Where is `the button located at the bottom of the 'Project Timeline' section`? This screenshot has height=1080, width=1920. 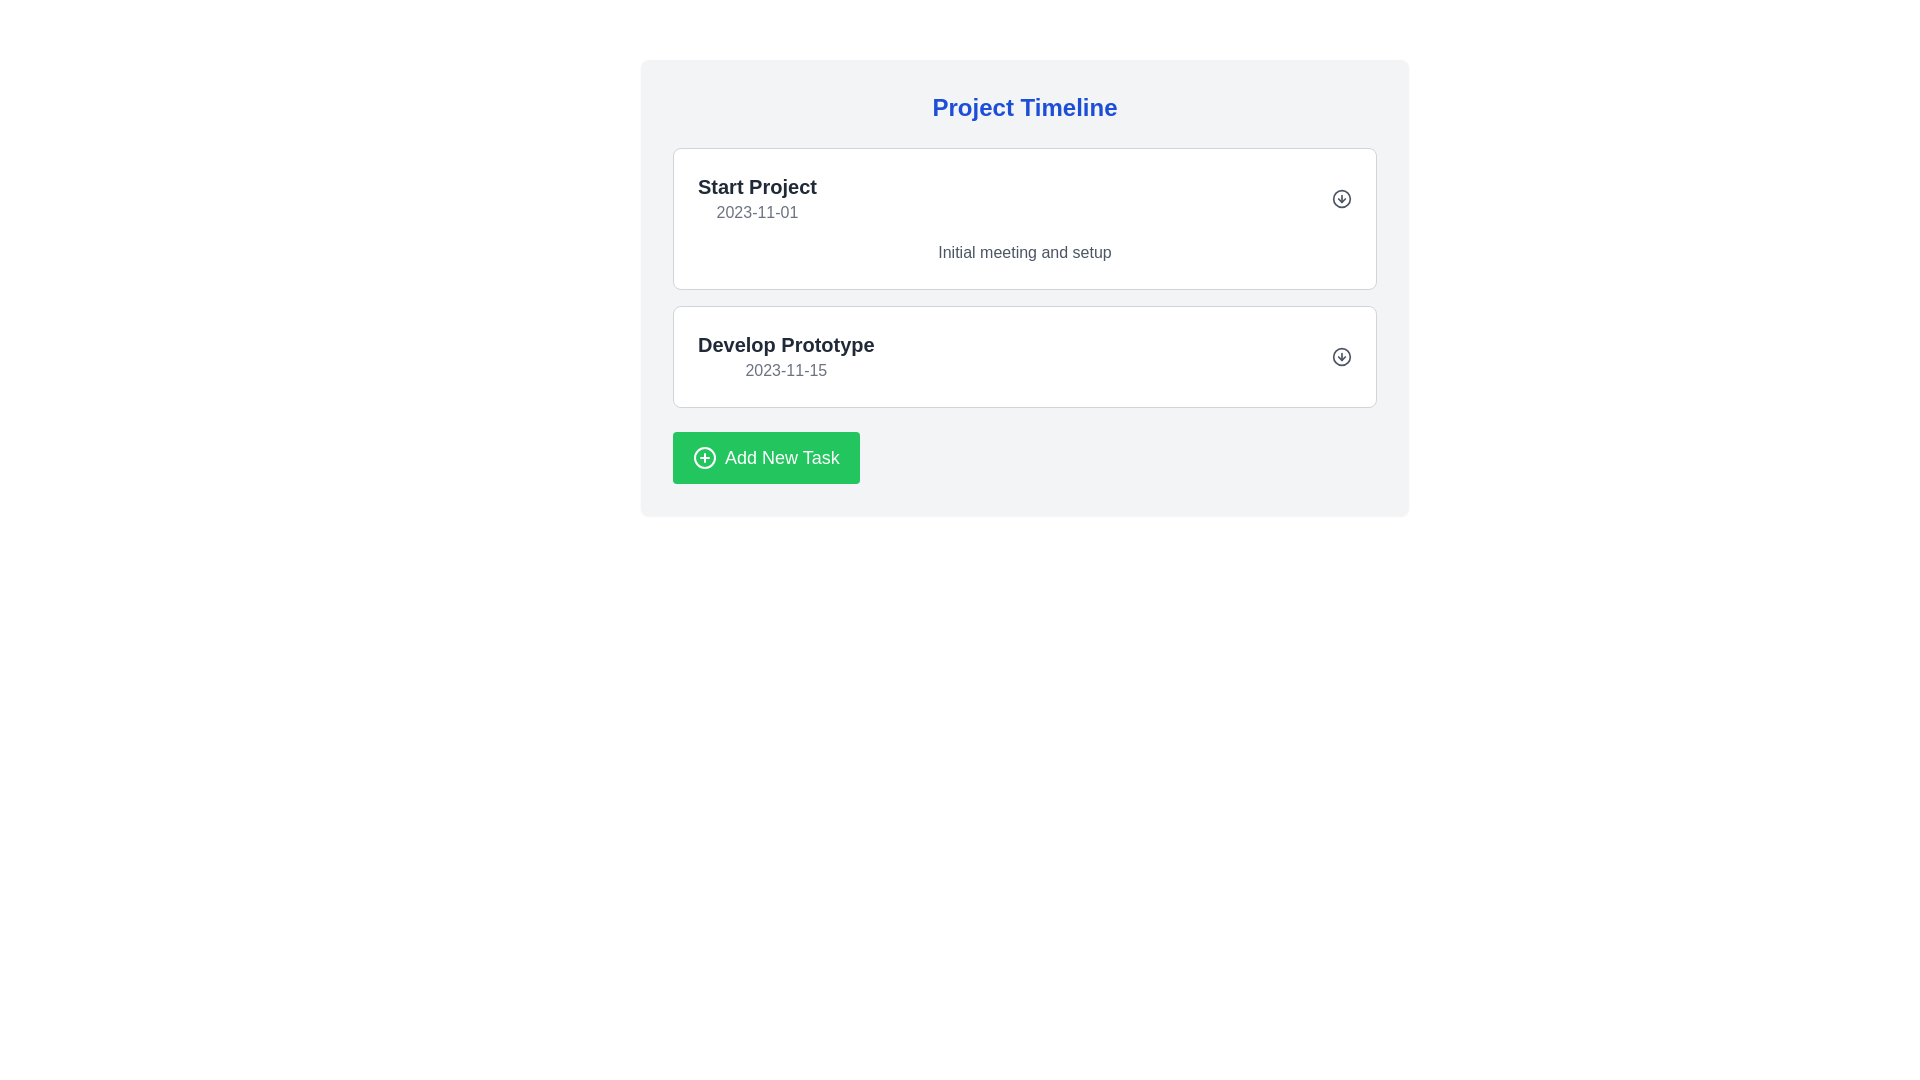 the button located at the bottom of the 'Project Timeline' section is located at coordinates (765, 458).